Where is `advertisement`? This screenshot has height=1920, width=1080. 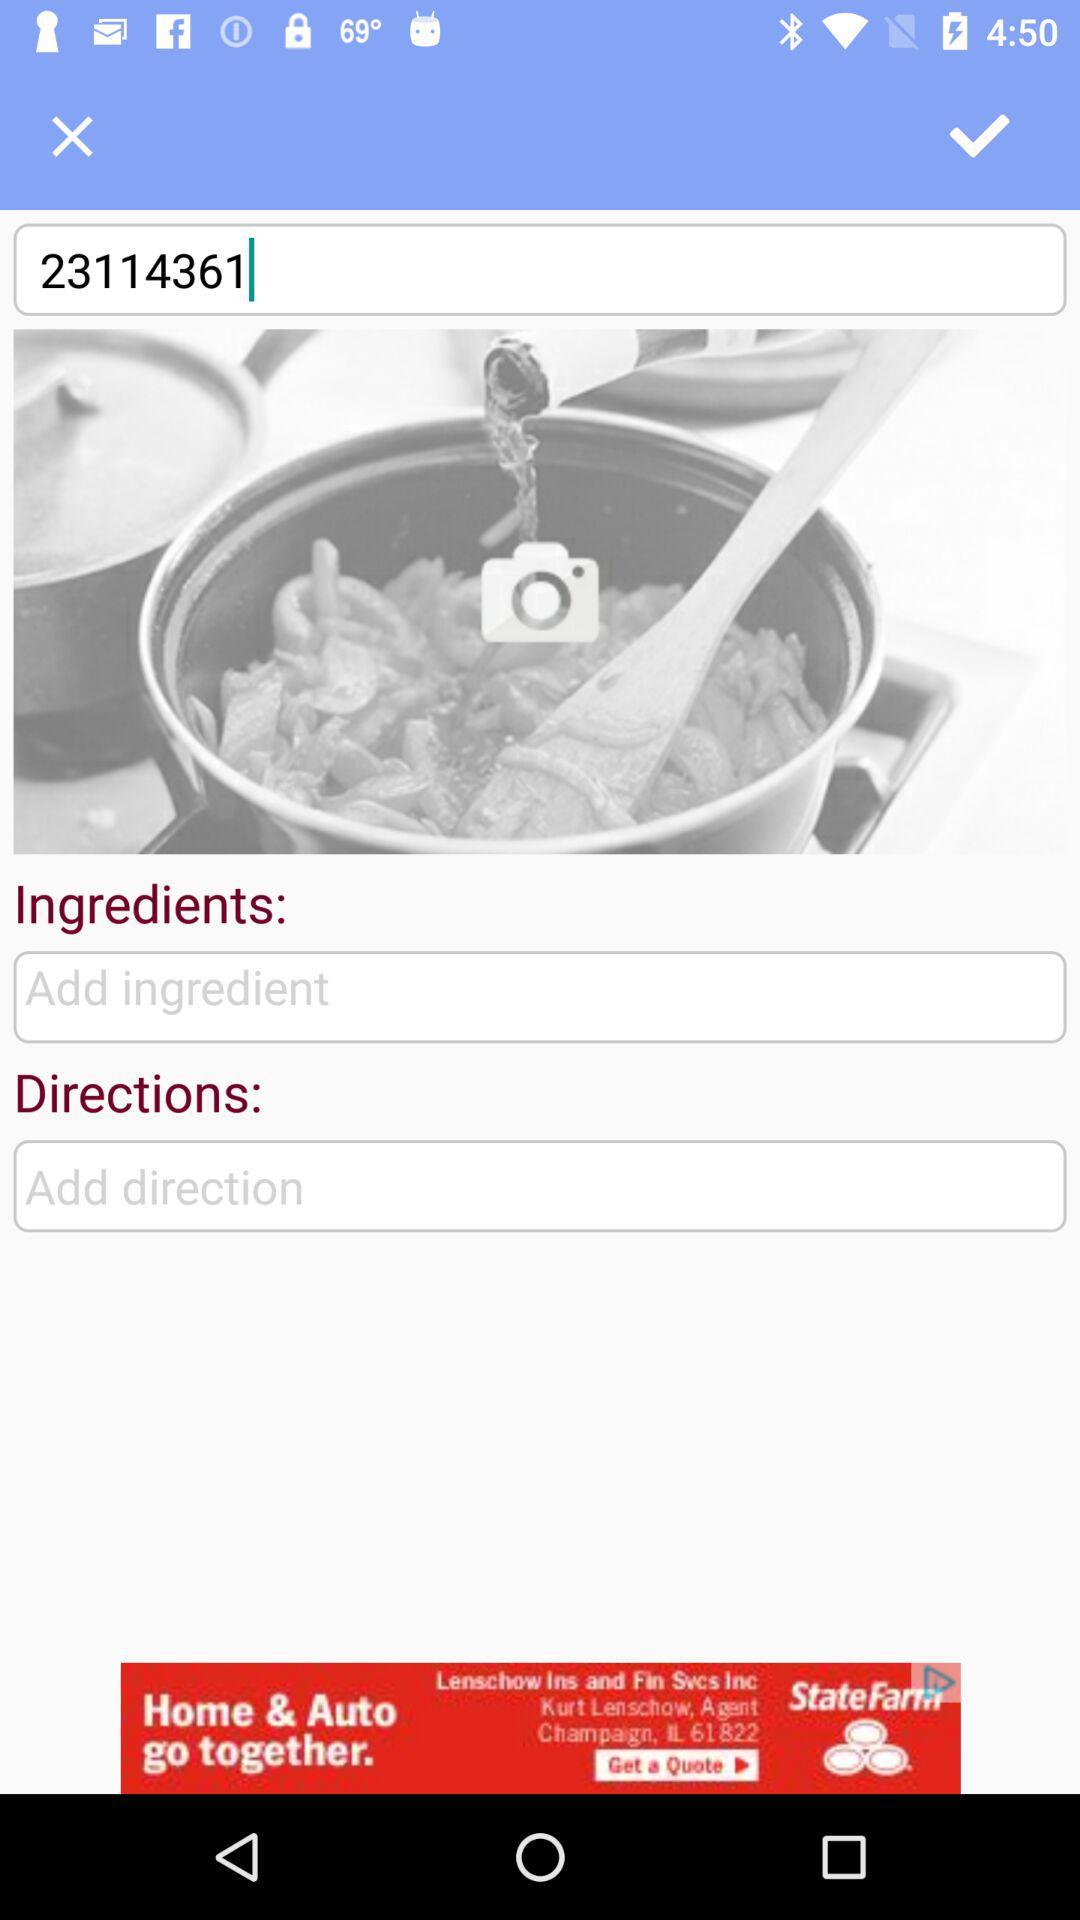
advertisement is located at coordinates (540, 1727).